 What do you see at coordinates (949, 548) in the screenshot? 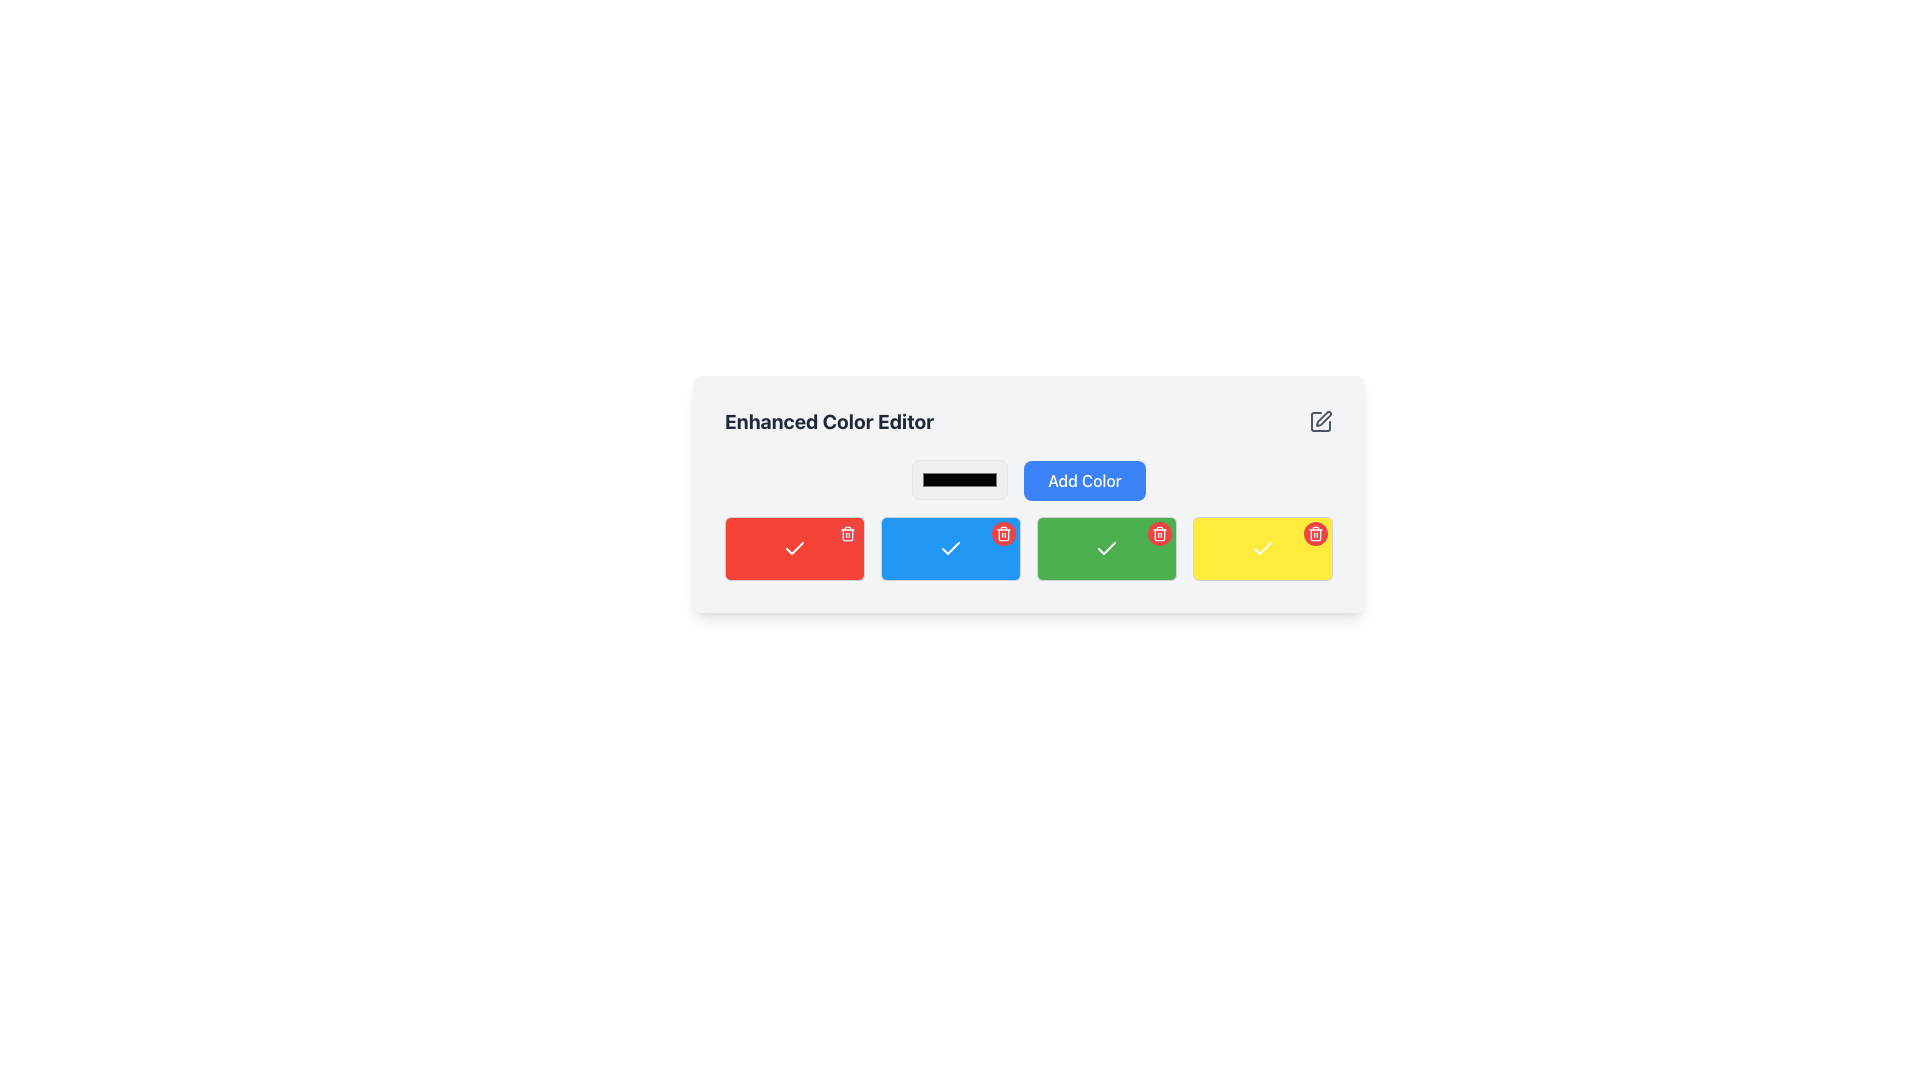
I see `the white checkmark icon centered within a blue square background, located in the second position of a row of four buttons in the color editor panel` at bounding box center [949, 548].